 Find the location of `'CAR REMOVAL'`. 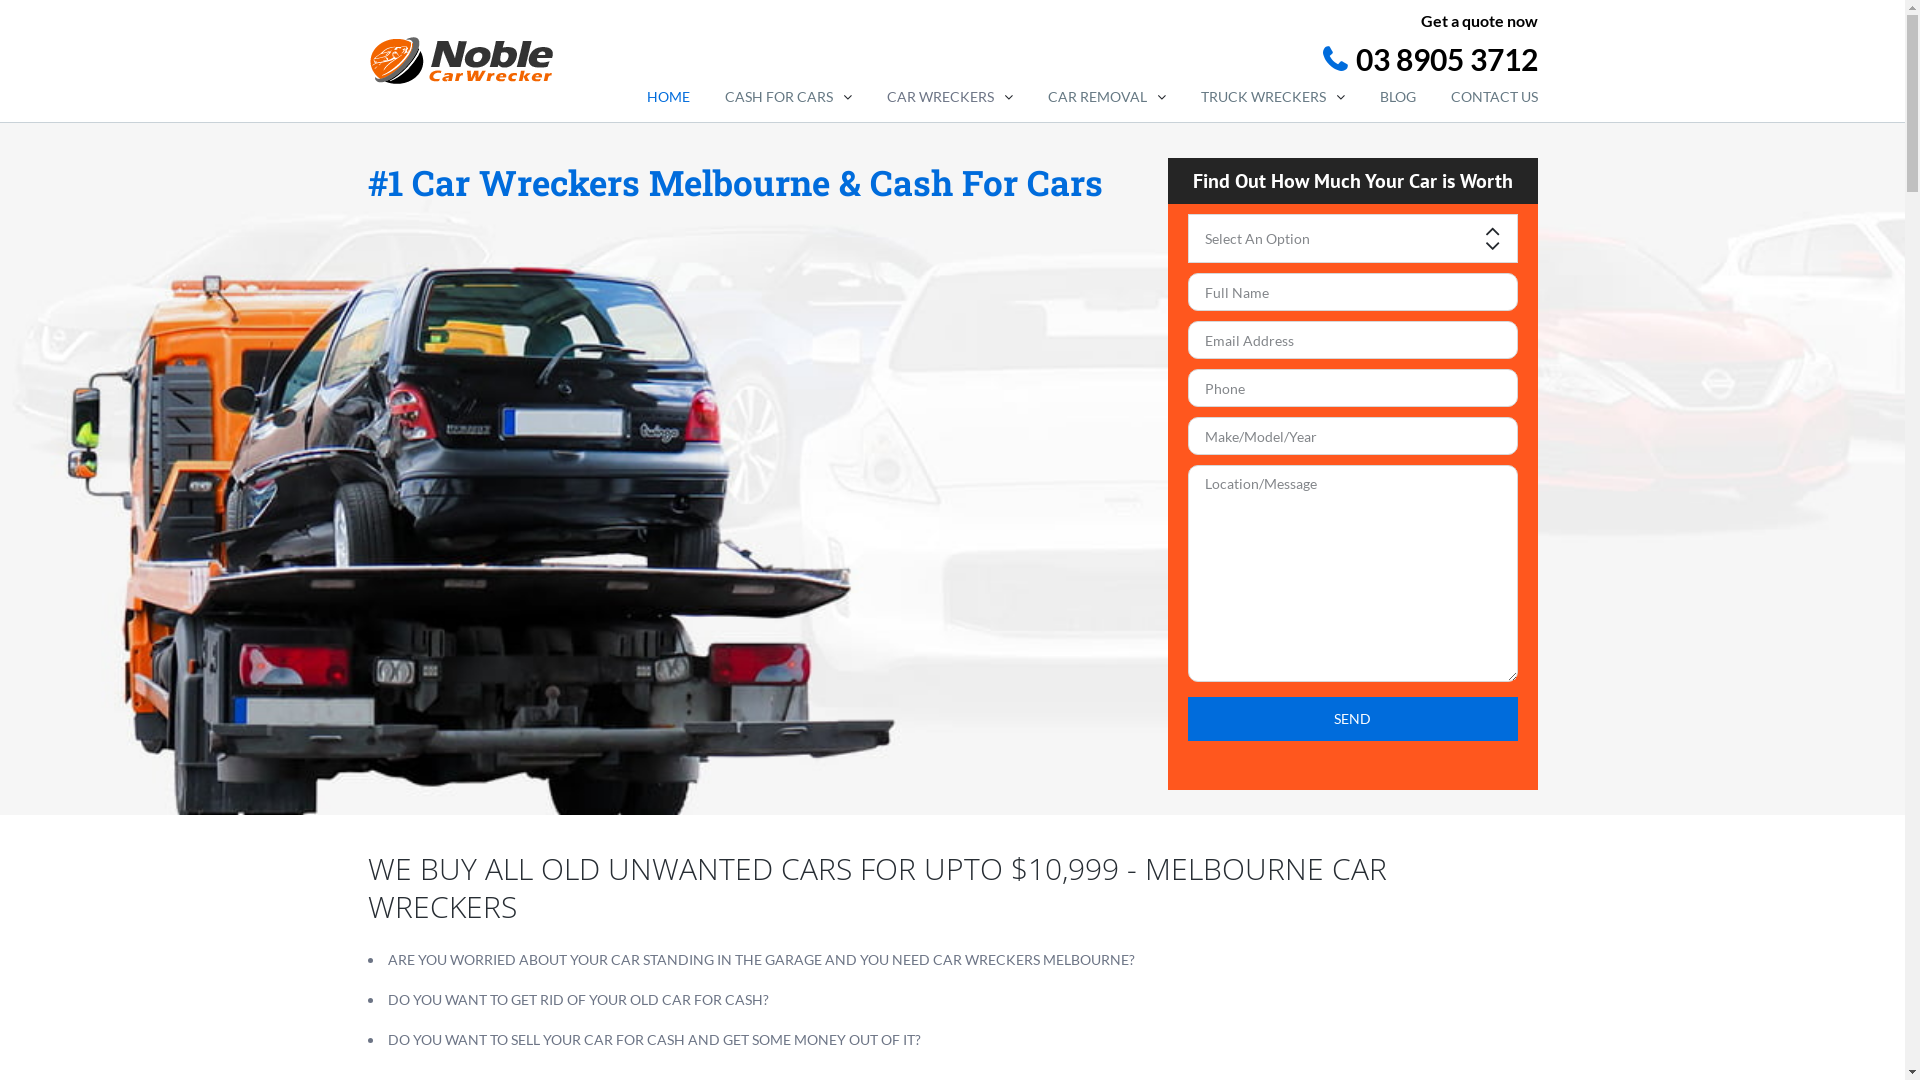

'CAR REMOVAL' is located at coordinates (1106, 96).